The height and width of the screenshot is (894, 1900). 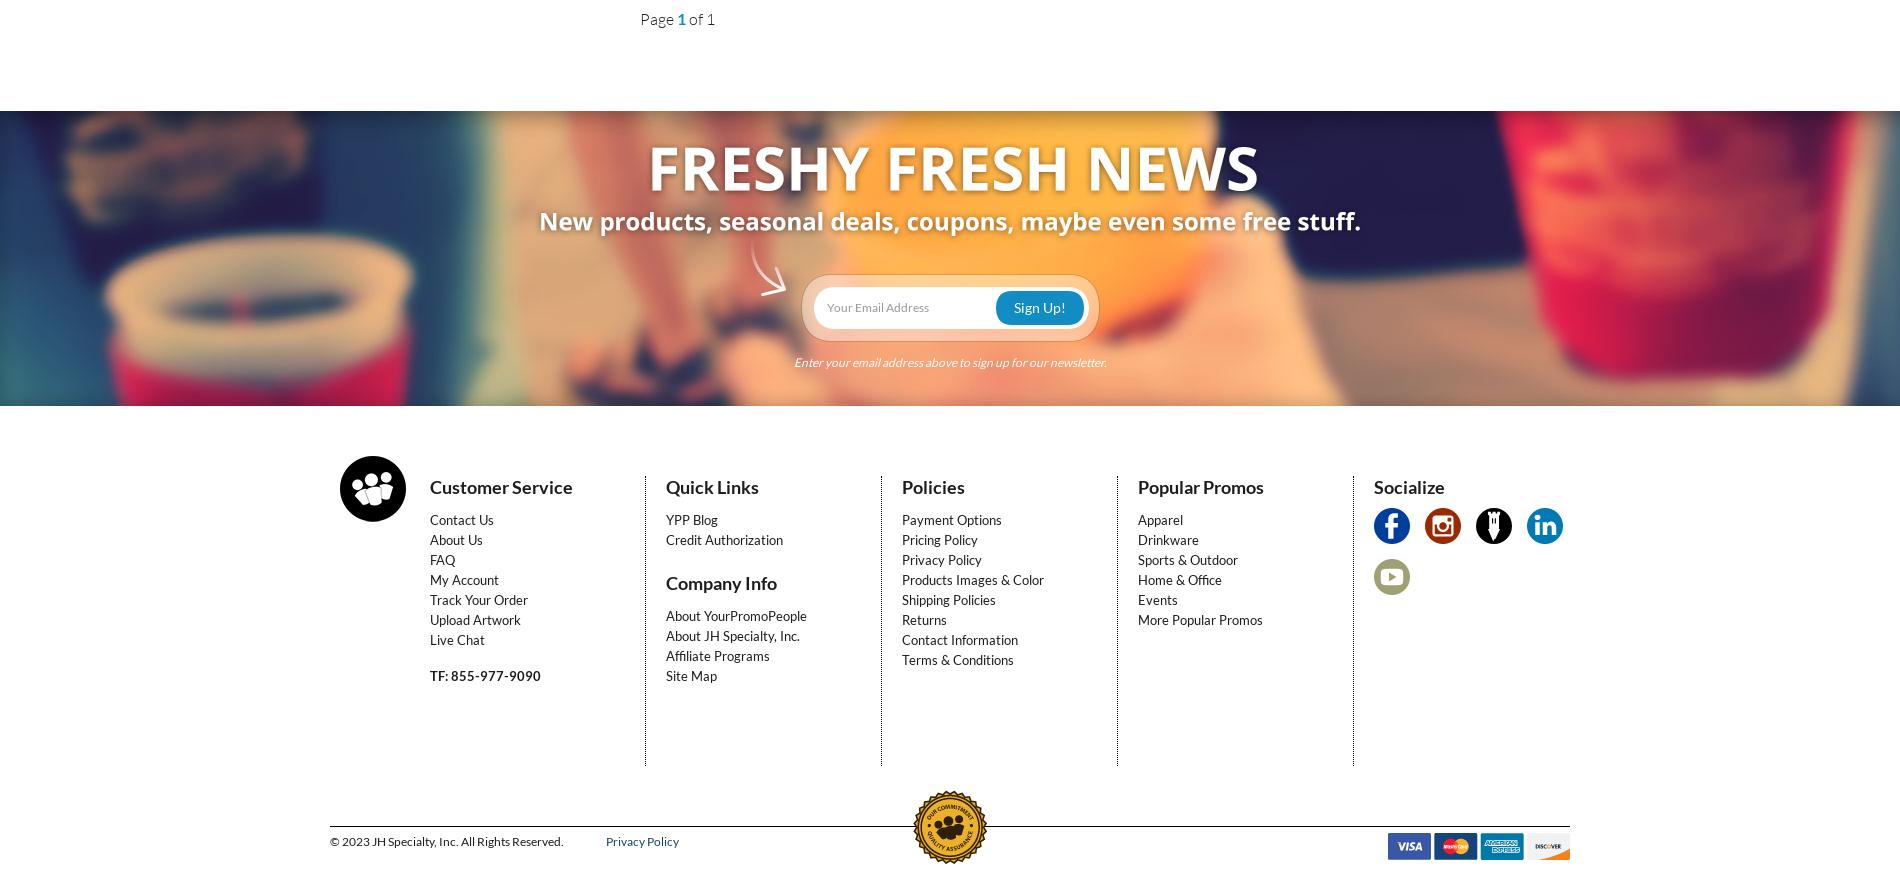 What do you see at coordinates (639, 19) in the screenshot?
I see `'Page'` at bounding box center [639, 19].